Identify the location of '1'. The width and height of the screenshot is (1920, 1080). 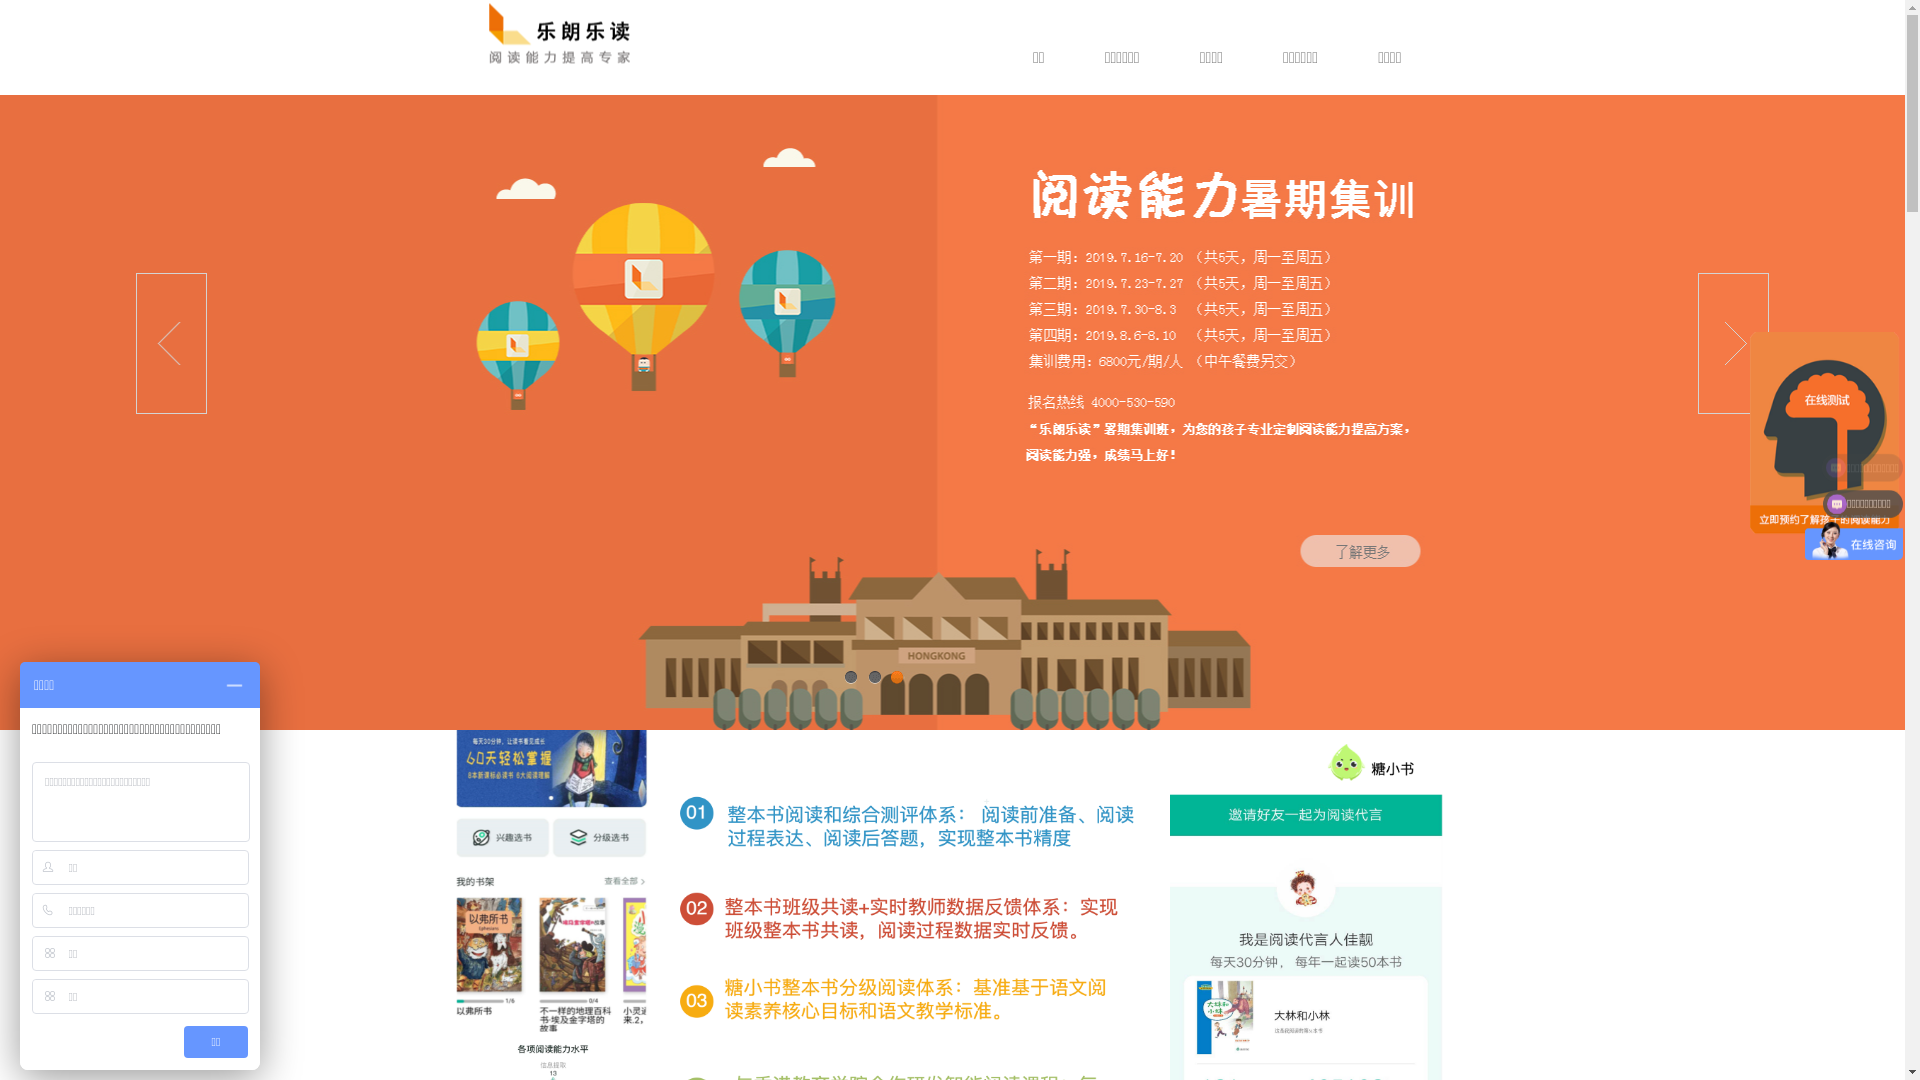
(849, 677).